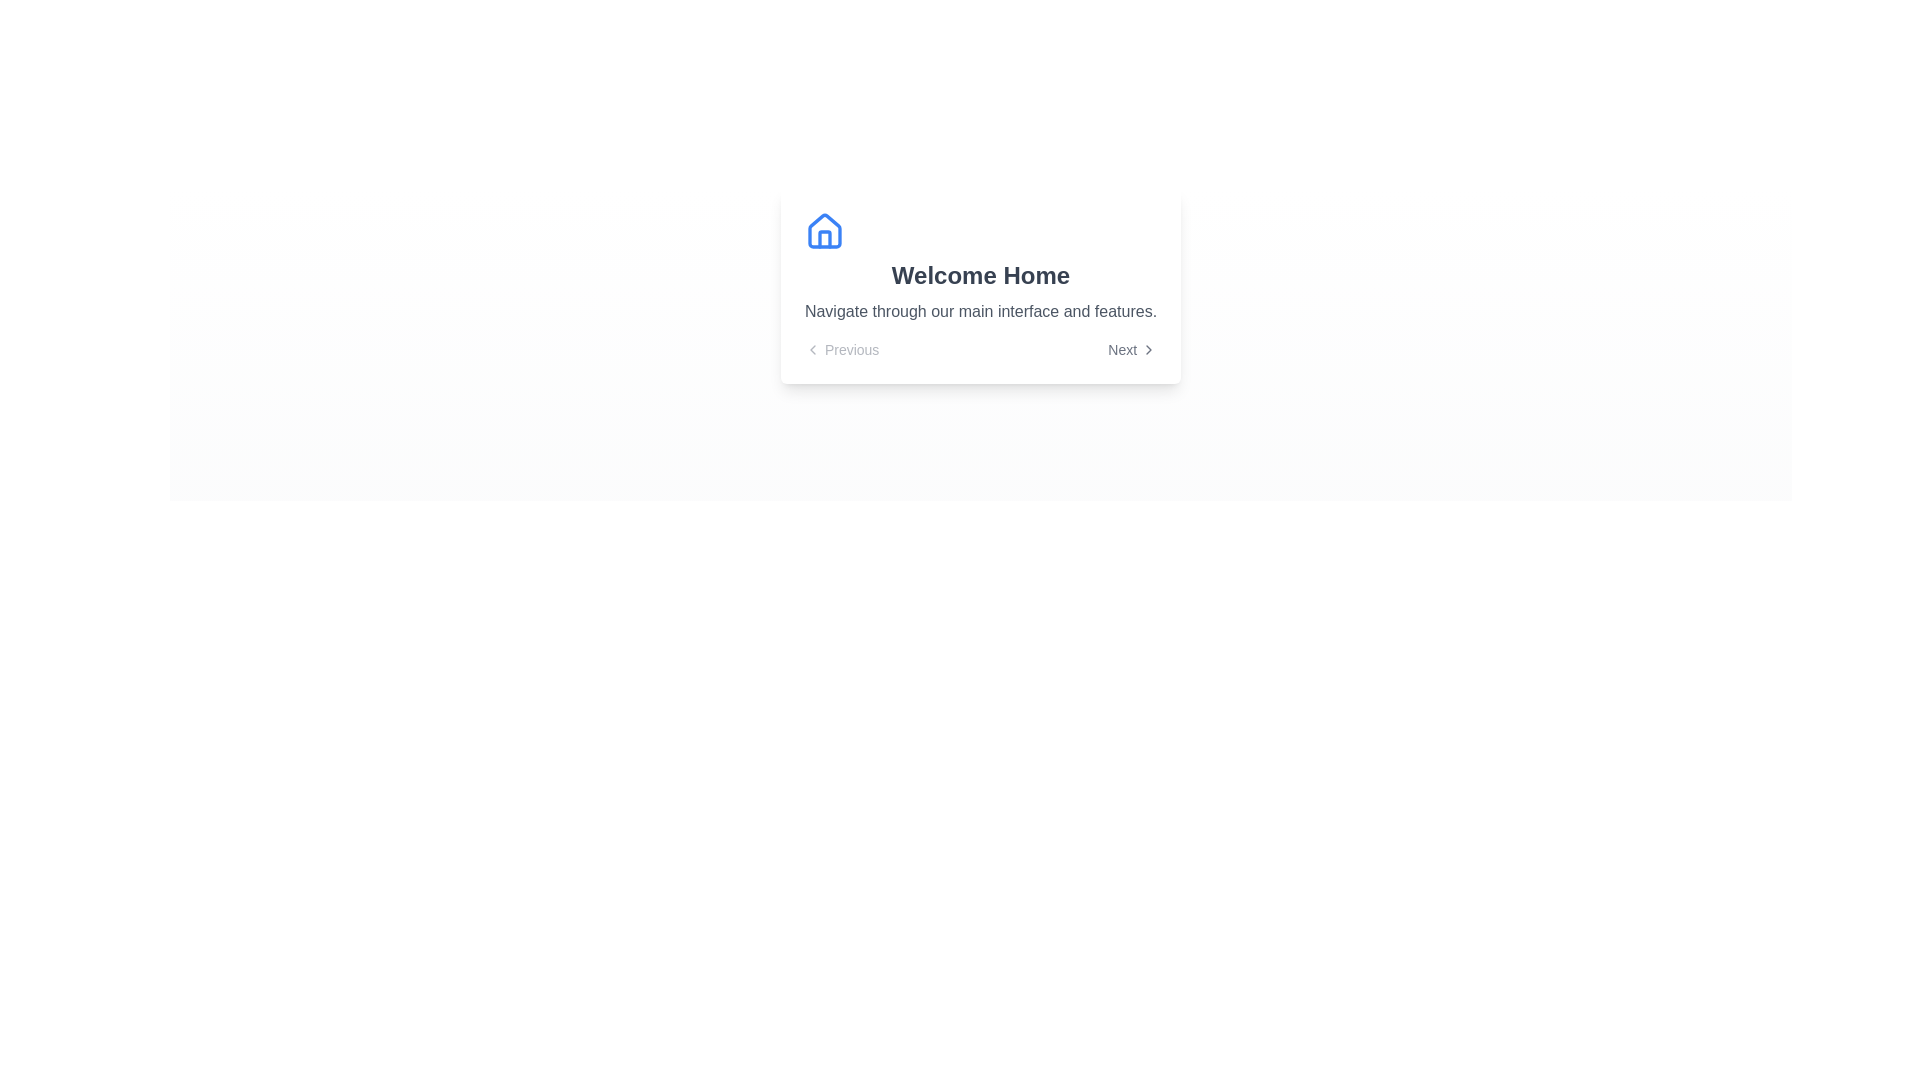 The height and width of the screenshot is (1080, 1920). What do you see at coordinates (1132, 349) in the screenshot?
I see `the 'Next' button, which is a text link styled with light gray font and a right-pointing chevron arrow, located at the bottom-right of its group` at bounding box center [1132, 349].